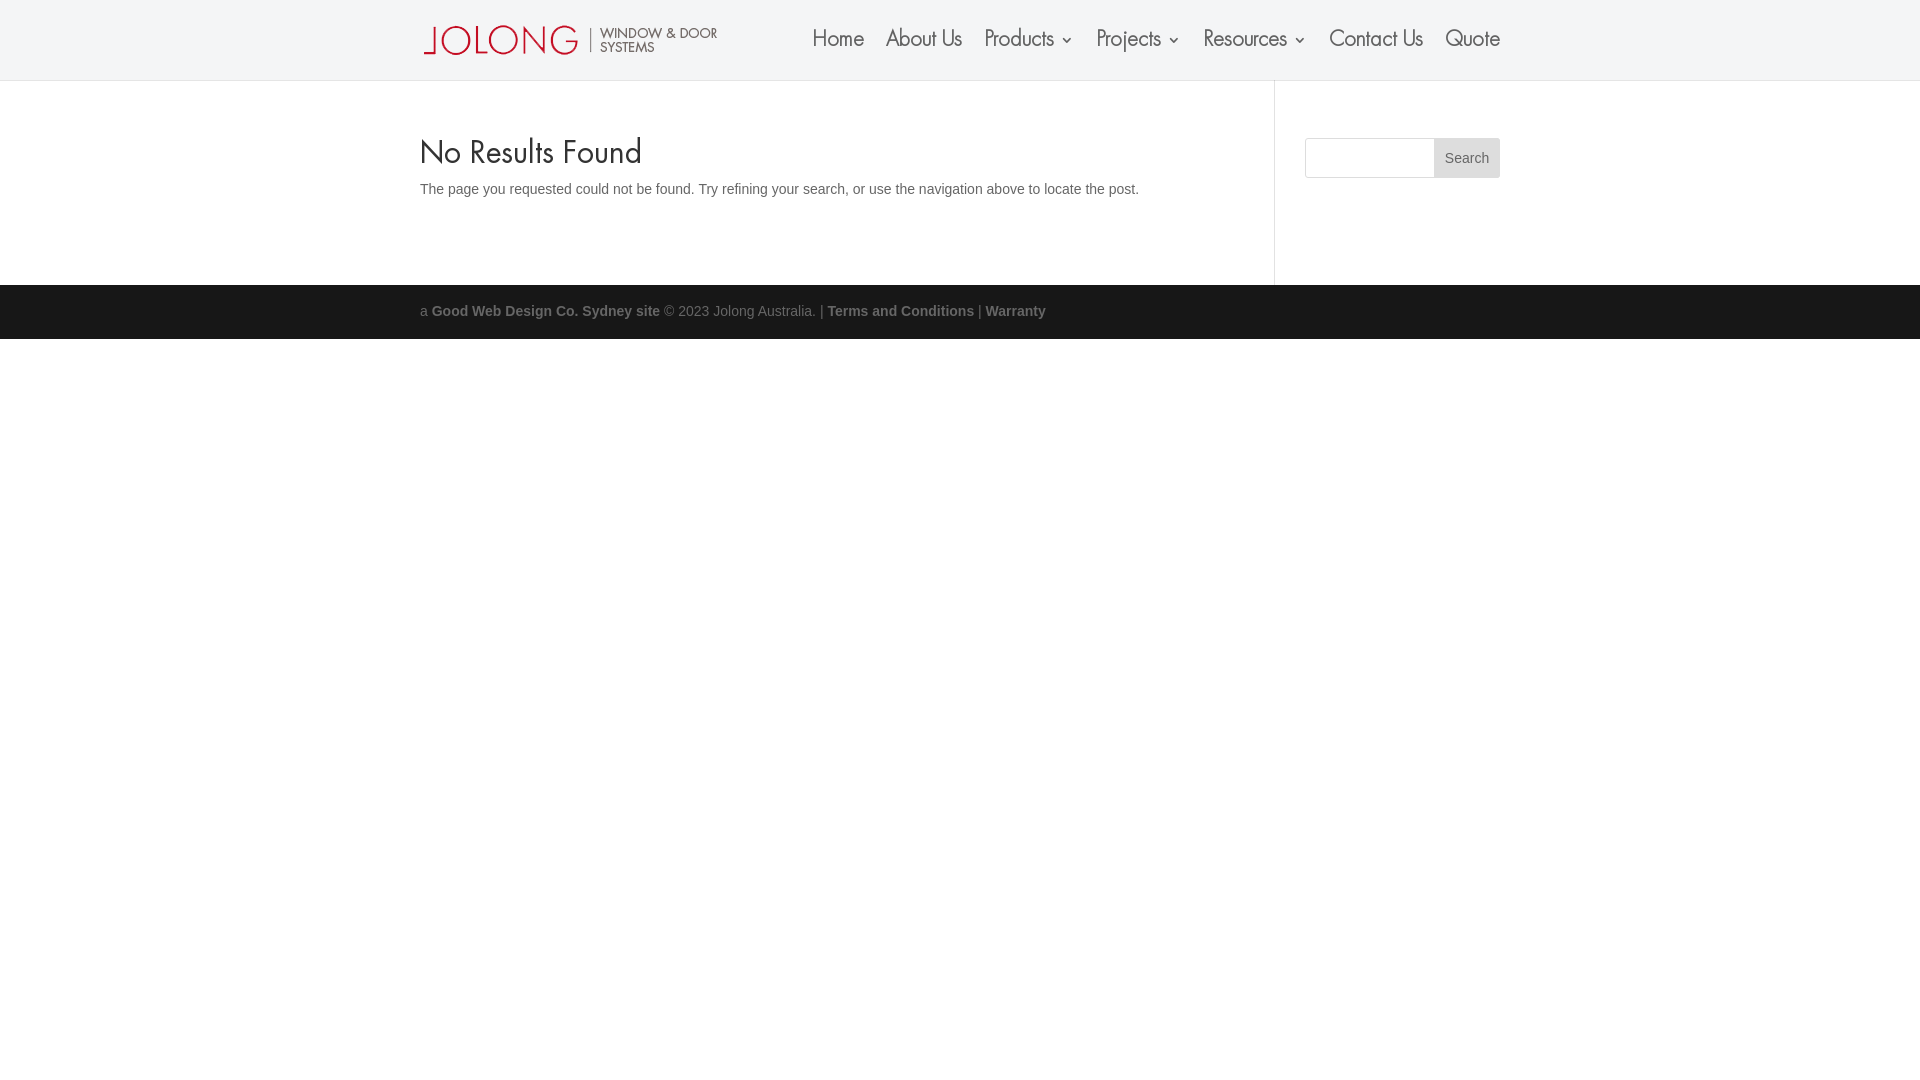 The width and height of the screenshot is (1920, 1080). I want to click on 'Home', so click(838, 55).